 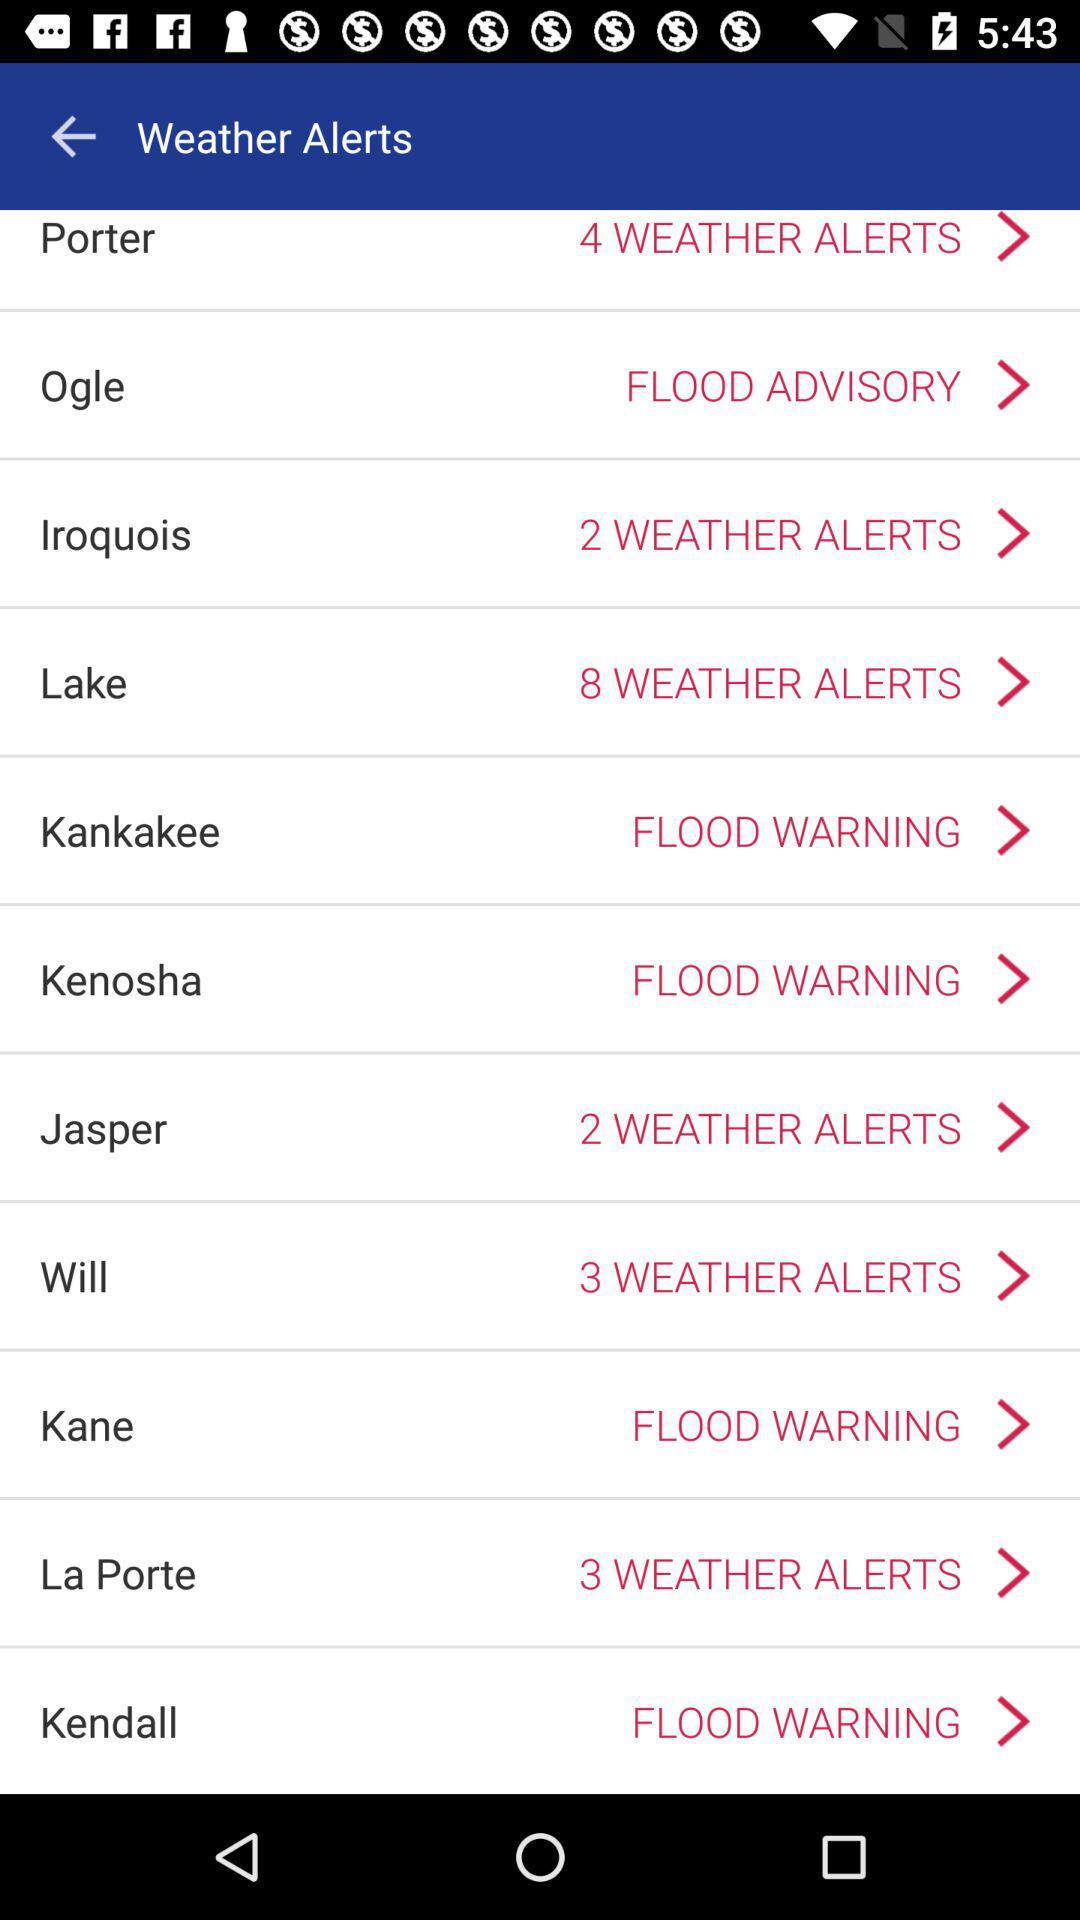 What do you see at coordinates (82, 681) in the screenshot?
I see `app above the kankakee icon` at bounding box center [82, 681].